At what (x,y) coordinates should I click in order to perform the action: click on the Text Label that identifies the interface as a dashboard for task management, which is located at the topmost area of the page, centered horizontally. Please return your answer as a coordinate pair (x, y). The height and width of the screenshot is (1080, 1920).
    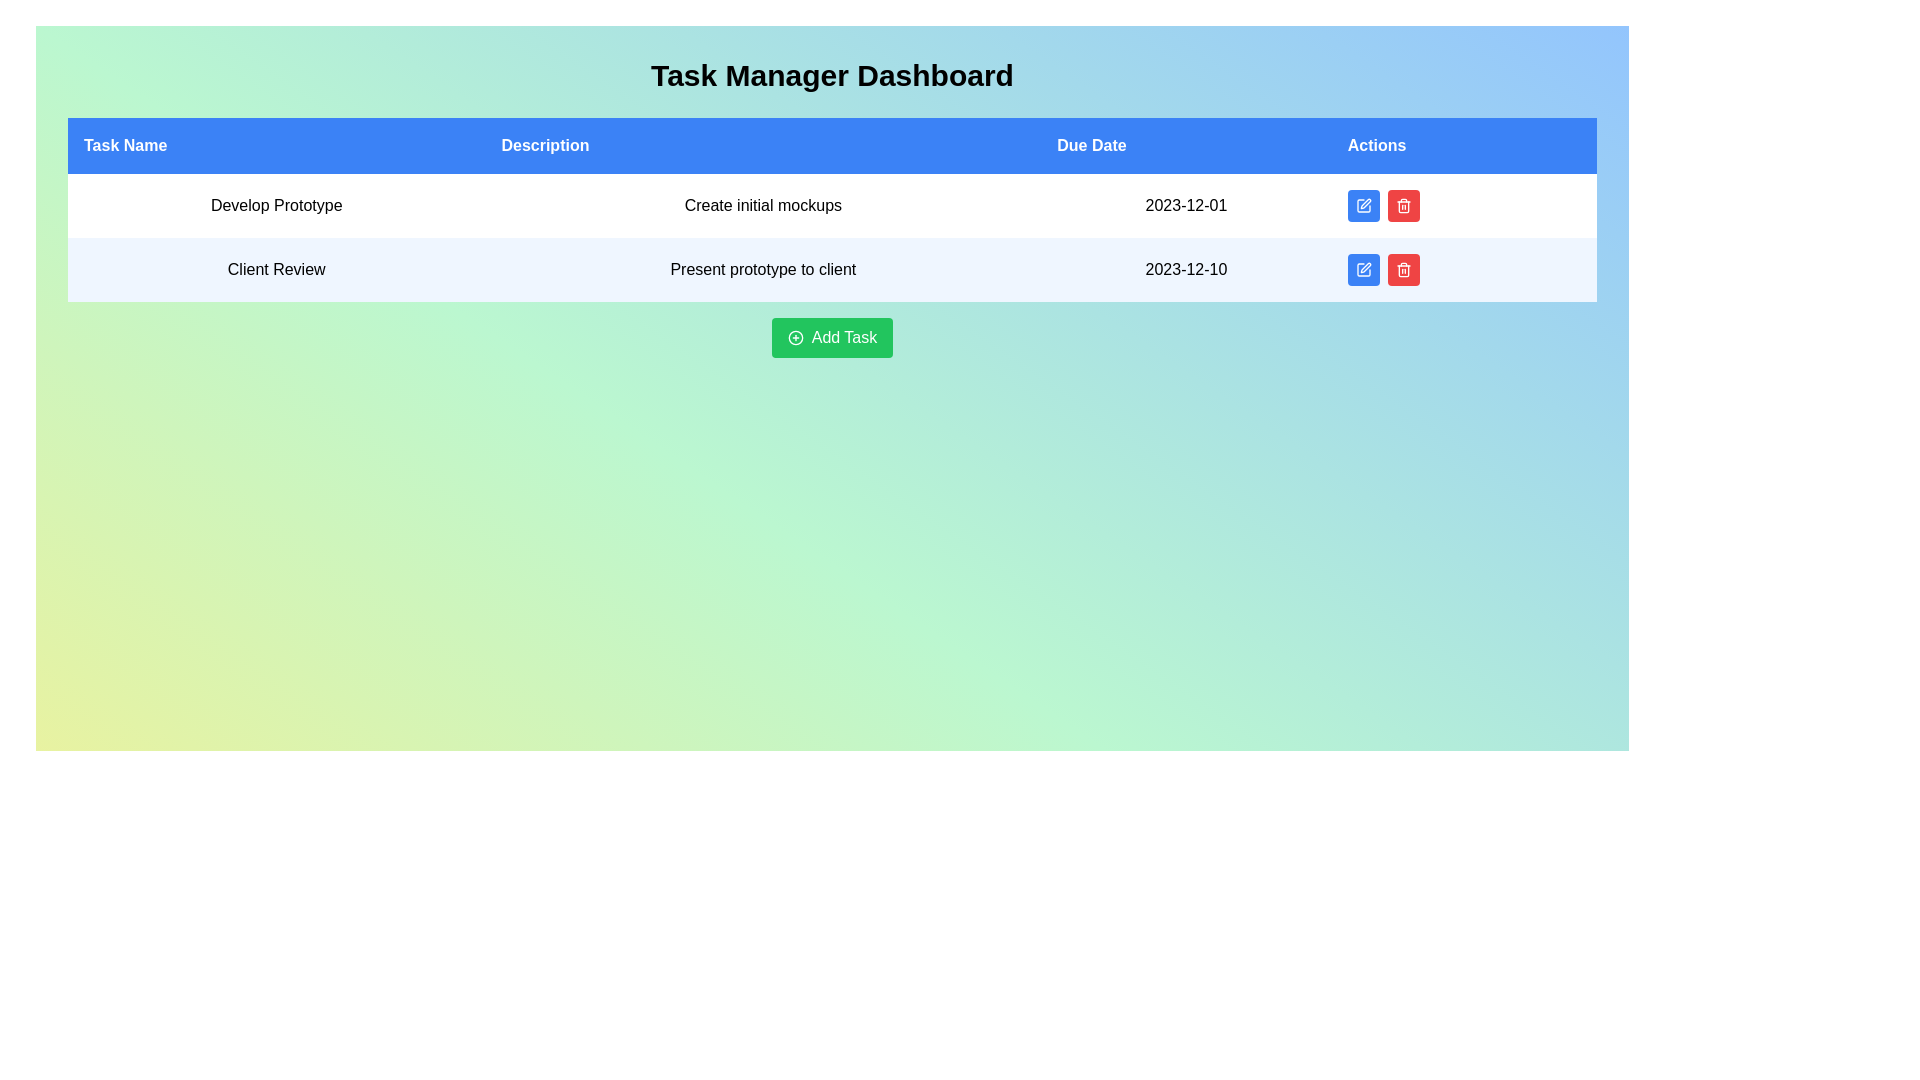
    Looking at the image, I should click on (832, 75).